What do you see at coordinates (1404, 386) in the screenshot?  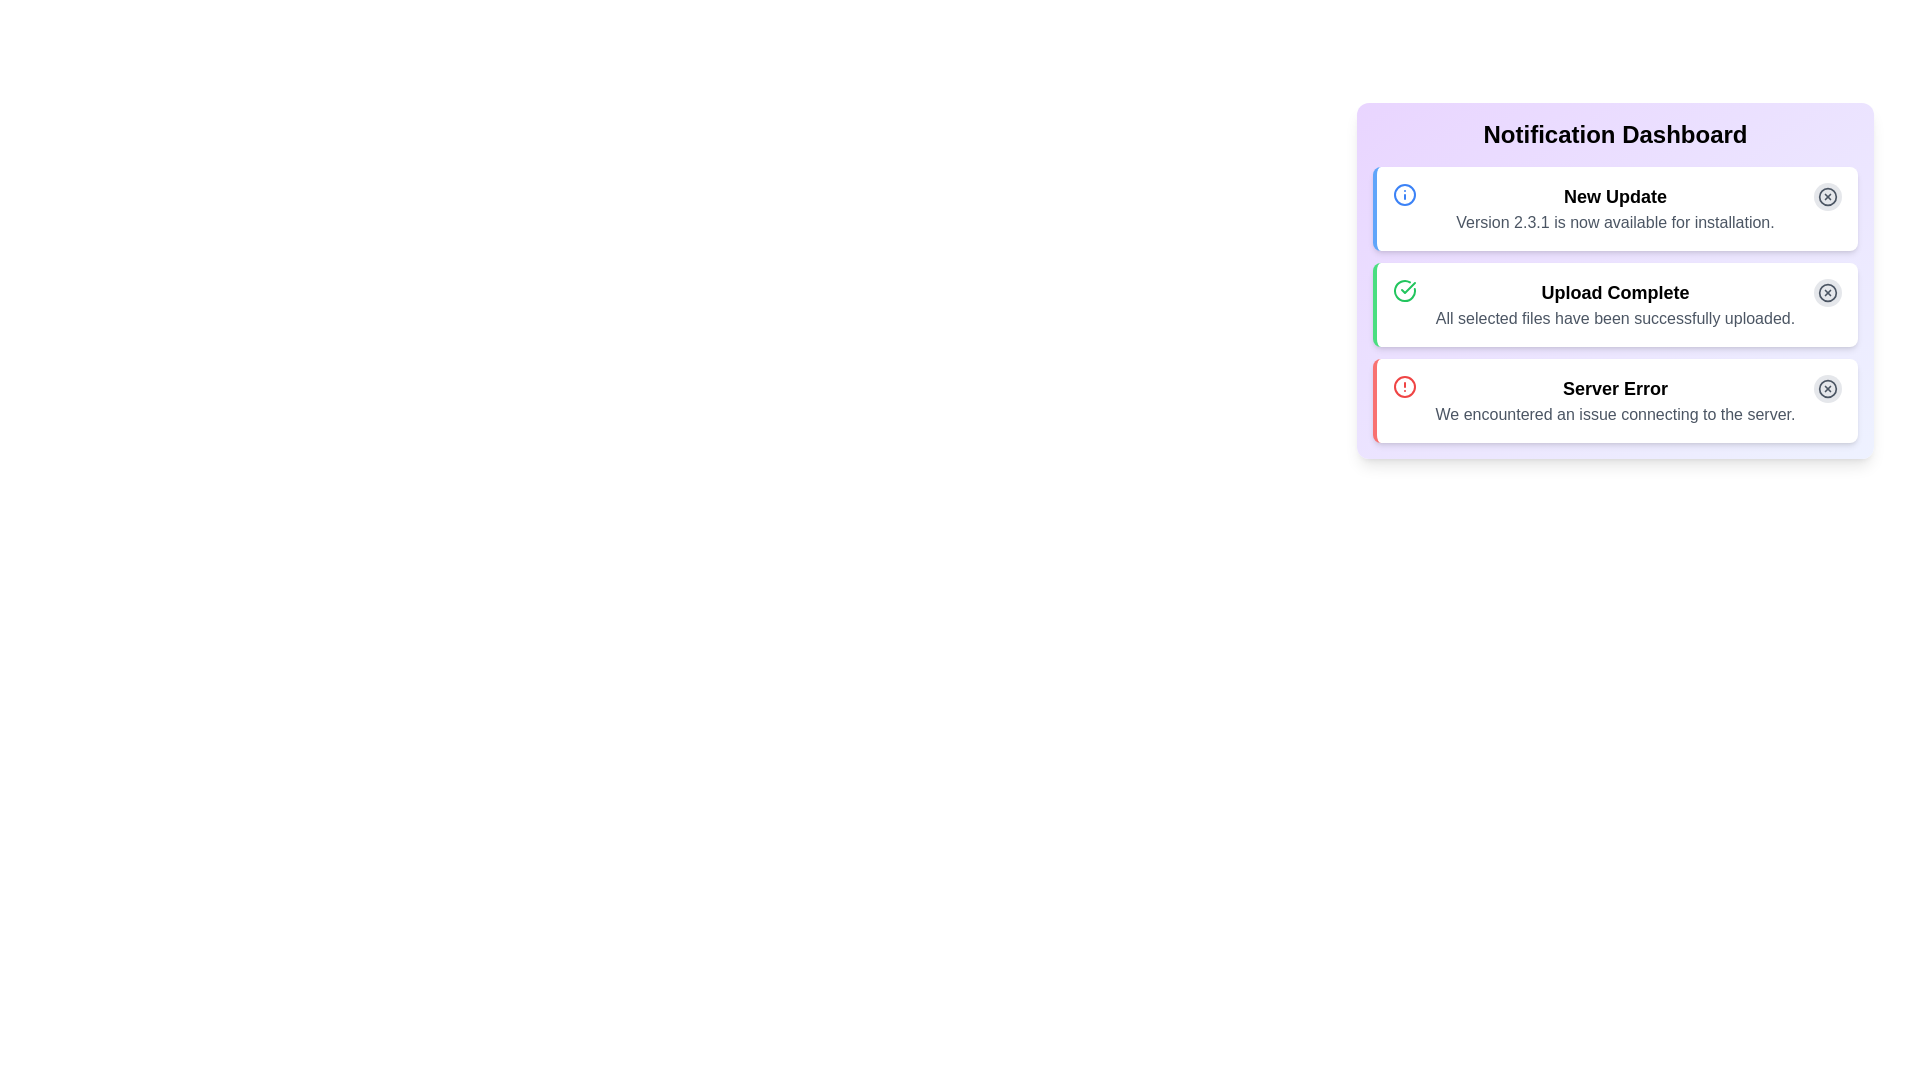 I see `the SVG Circle that is part of the 'Server Error' notification icon located to the left of the text within the third notification block in the 'Notification Dashboard'` at bounding box center [1404, 386].